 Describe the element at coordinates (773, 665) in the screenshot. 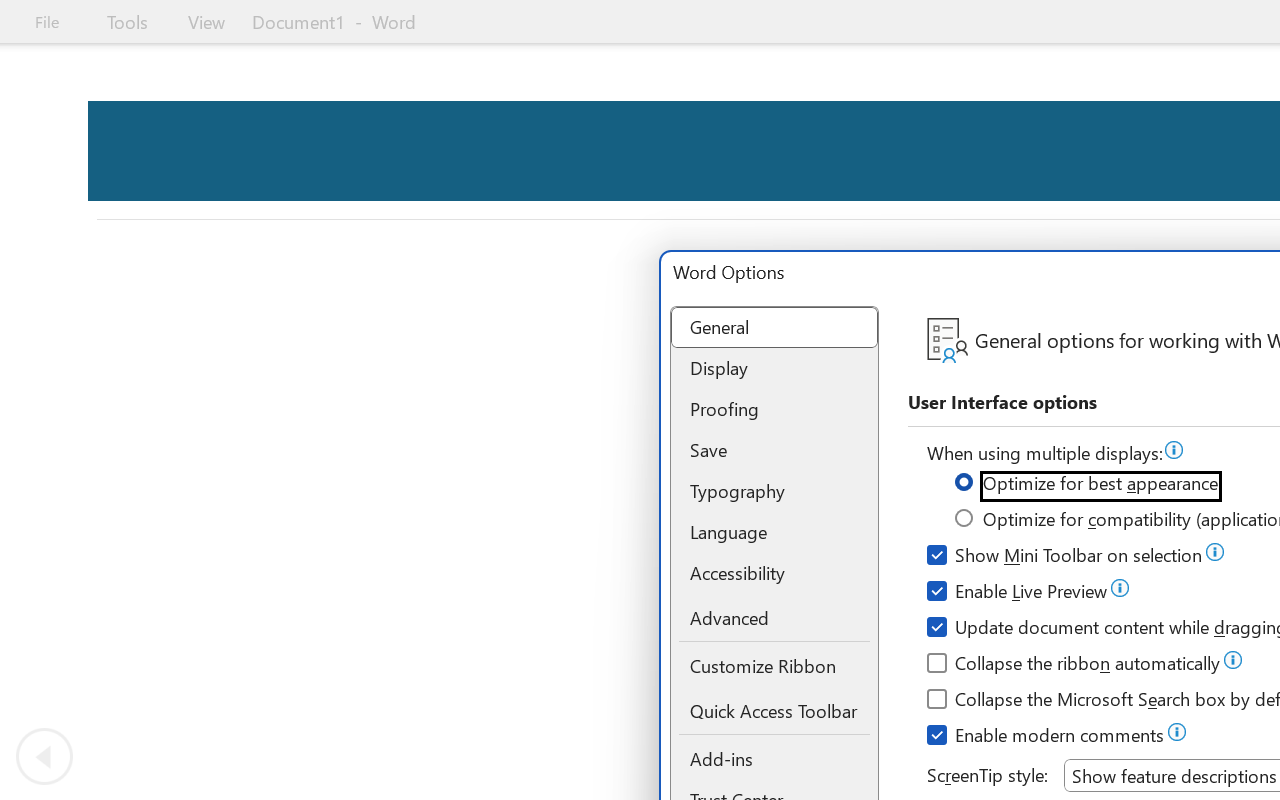

I see `'Customize Ribbon'` at that location.